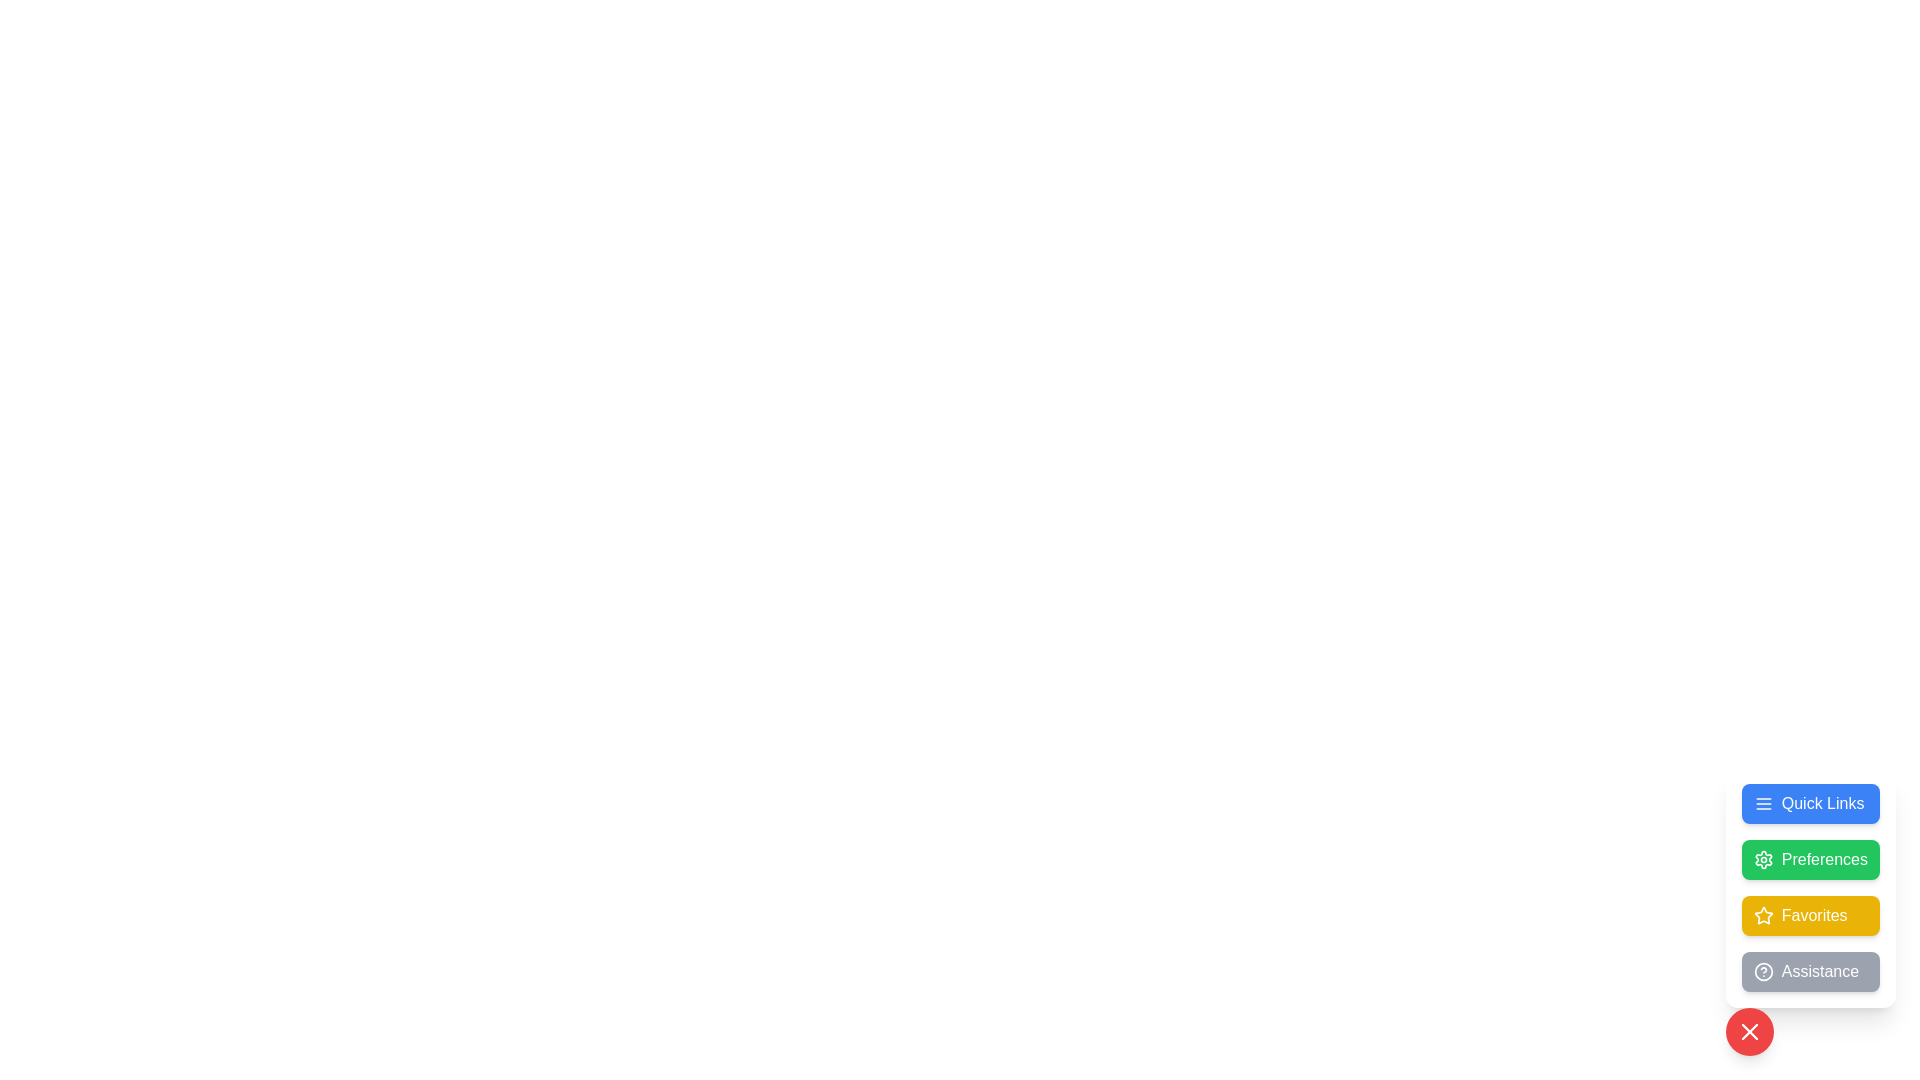  What do you see at coordinates (1810, 911) in the screenshot?
I see `the yellow rectangular button labeled 'Favorites' with a star icon on its left` at bounding box center [1810, 911].